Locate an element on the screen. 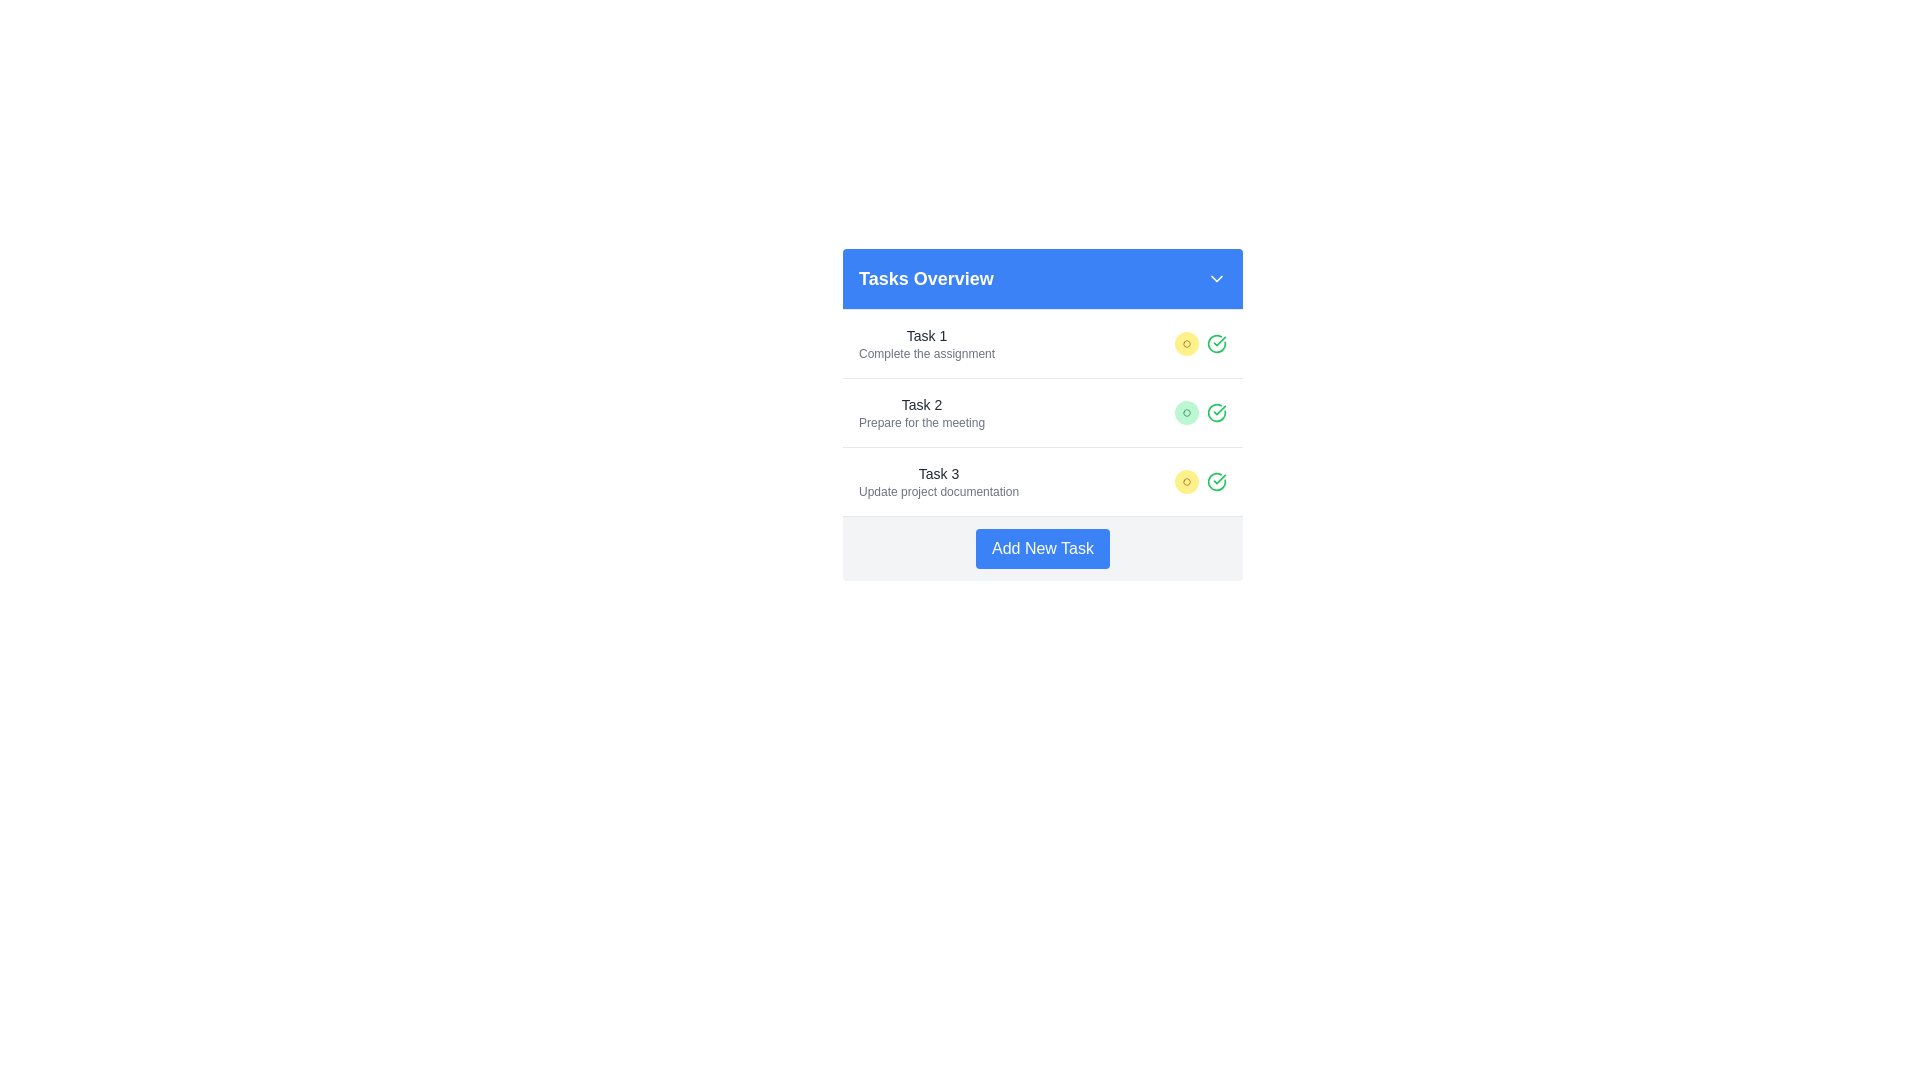 This screenshot has height=1080, width=1920. the status badge indicating the completion state of 'Task 2 - Prepare for the meeting', which is a circular icon located in the second row of the checklist is located at coordinates (1186, 411).